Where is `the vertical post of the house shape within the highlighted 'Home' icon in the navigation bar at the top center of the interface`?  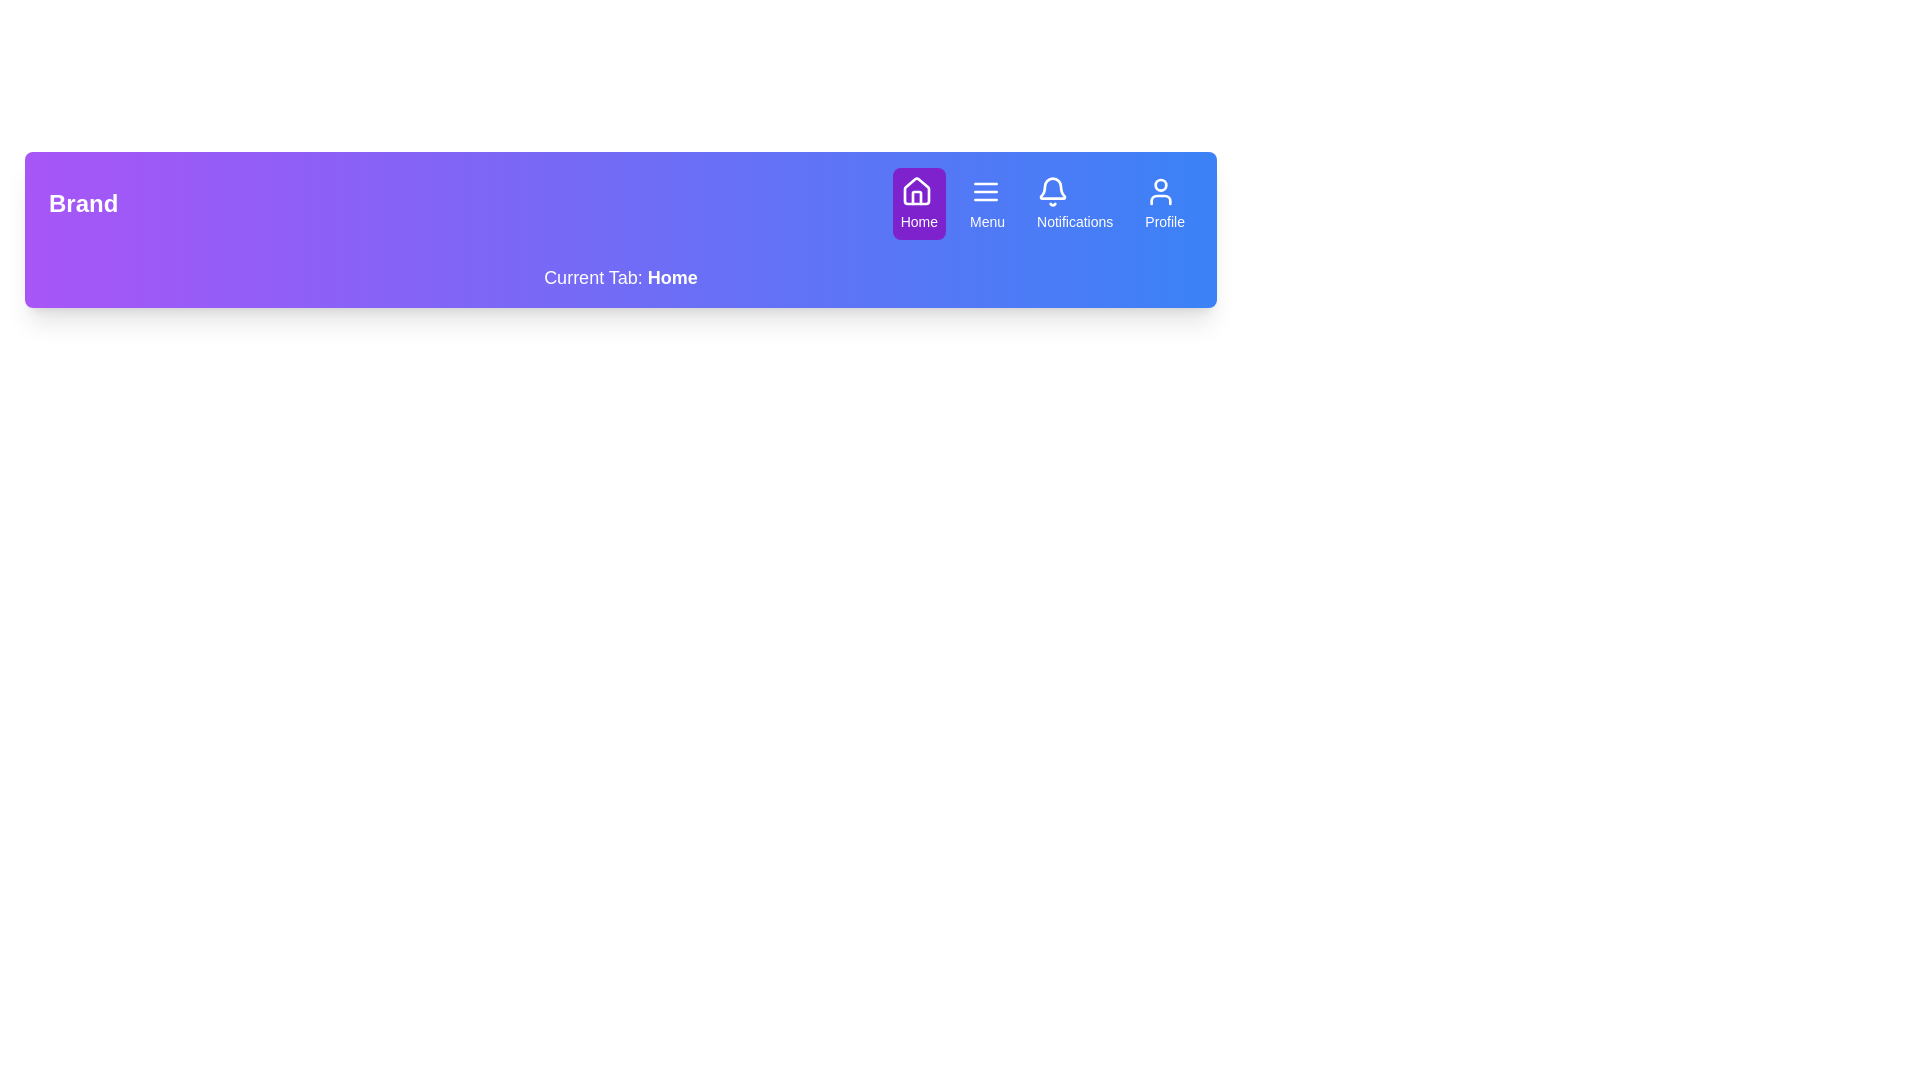 the vertical post of the house shape within the highlighted 'Home' icon in the navigation bar at the top center of the interface is located at coordinates (915, 197).